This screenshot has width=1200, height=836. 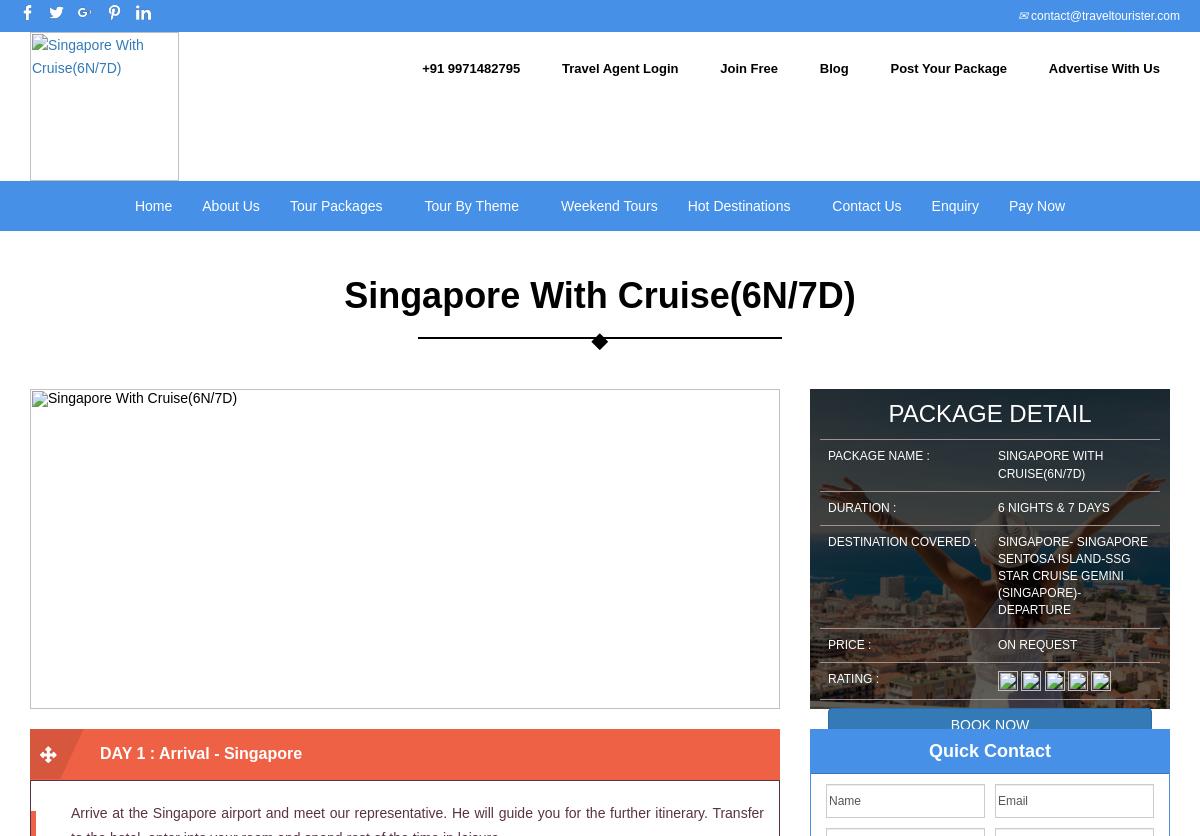 I want to click on '+91 9971482795', so click(x=470, y=68).